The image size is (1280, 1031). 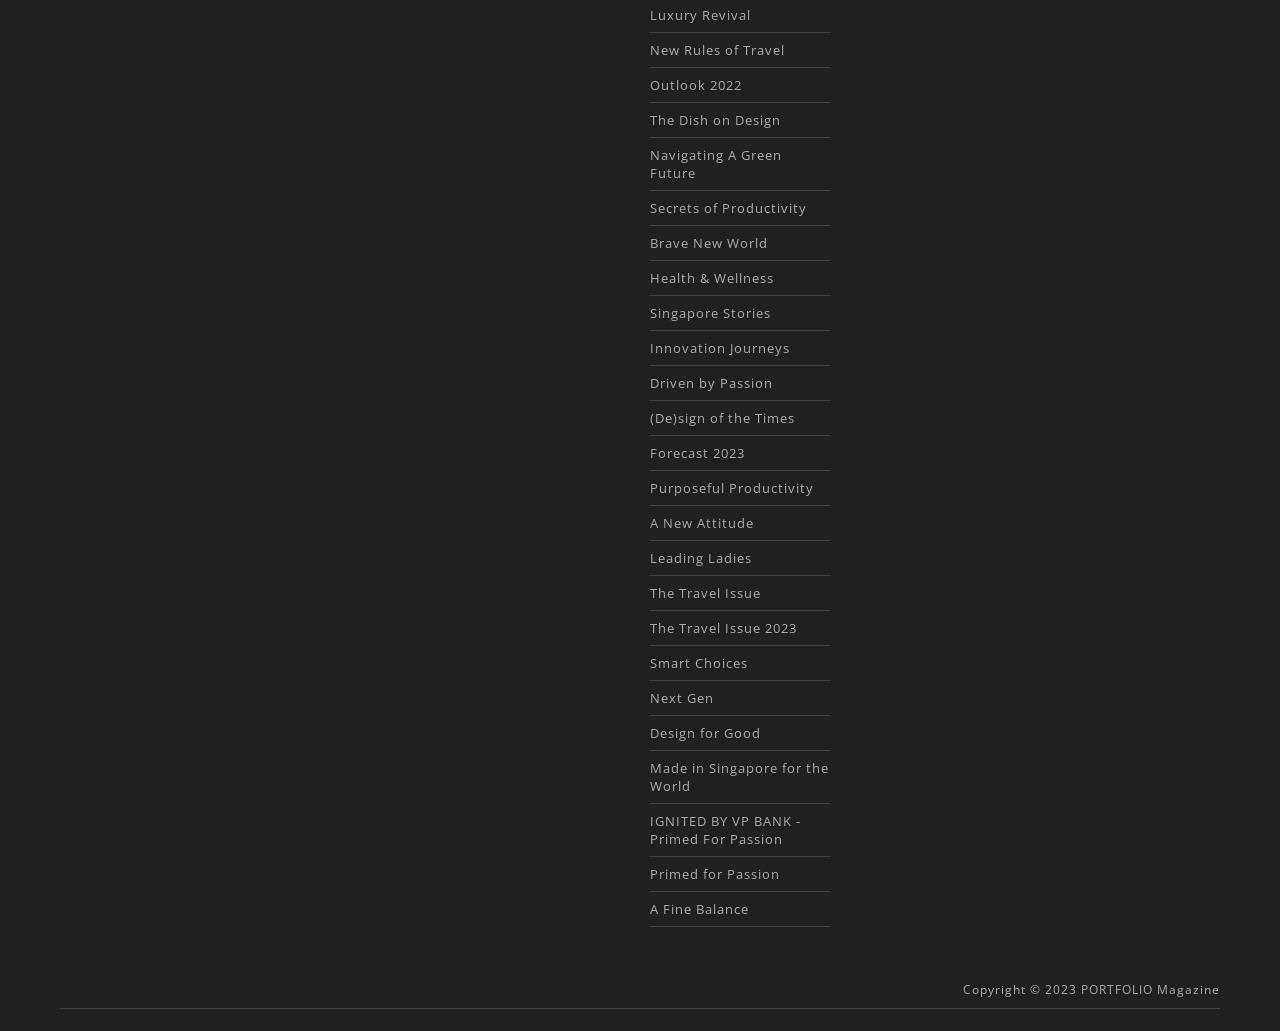 I want to click on 'The Travel Issue 2023', so click(x=721, y=627).